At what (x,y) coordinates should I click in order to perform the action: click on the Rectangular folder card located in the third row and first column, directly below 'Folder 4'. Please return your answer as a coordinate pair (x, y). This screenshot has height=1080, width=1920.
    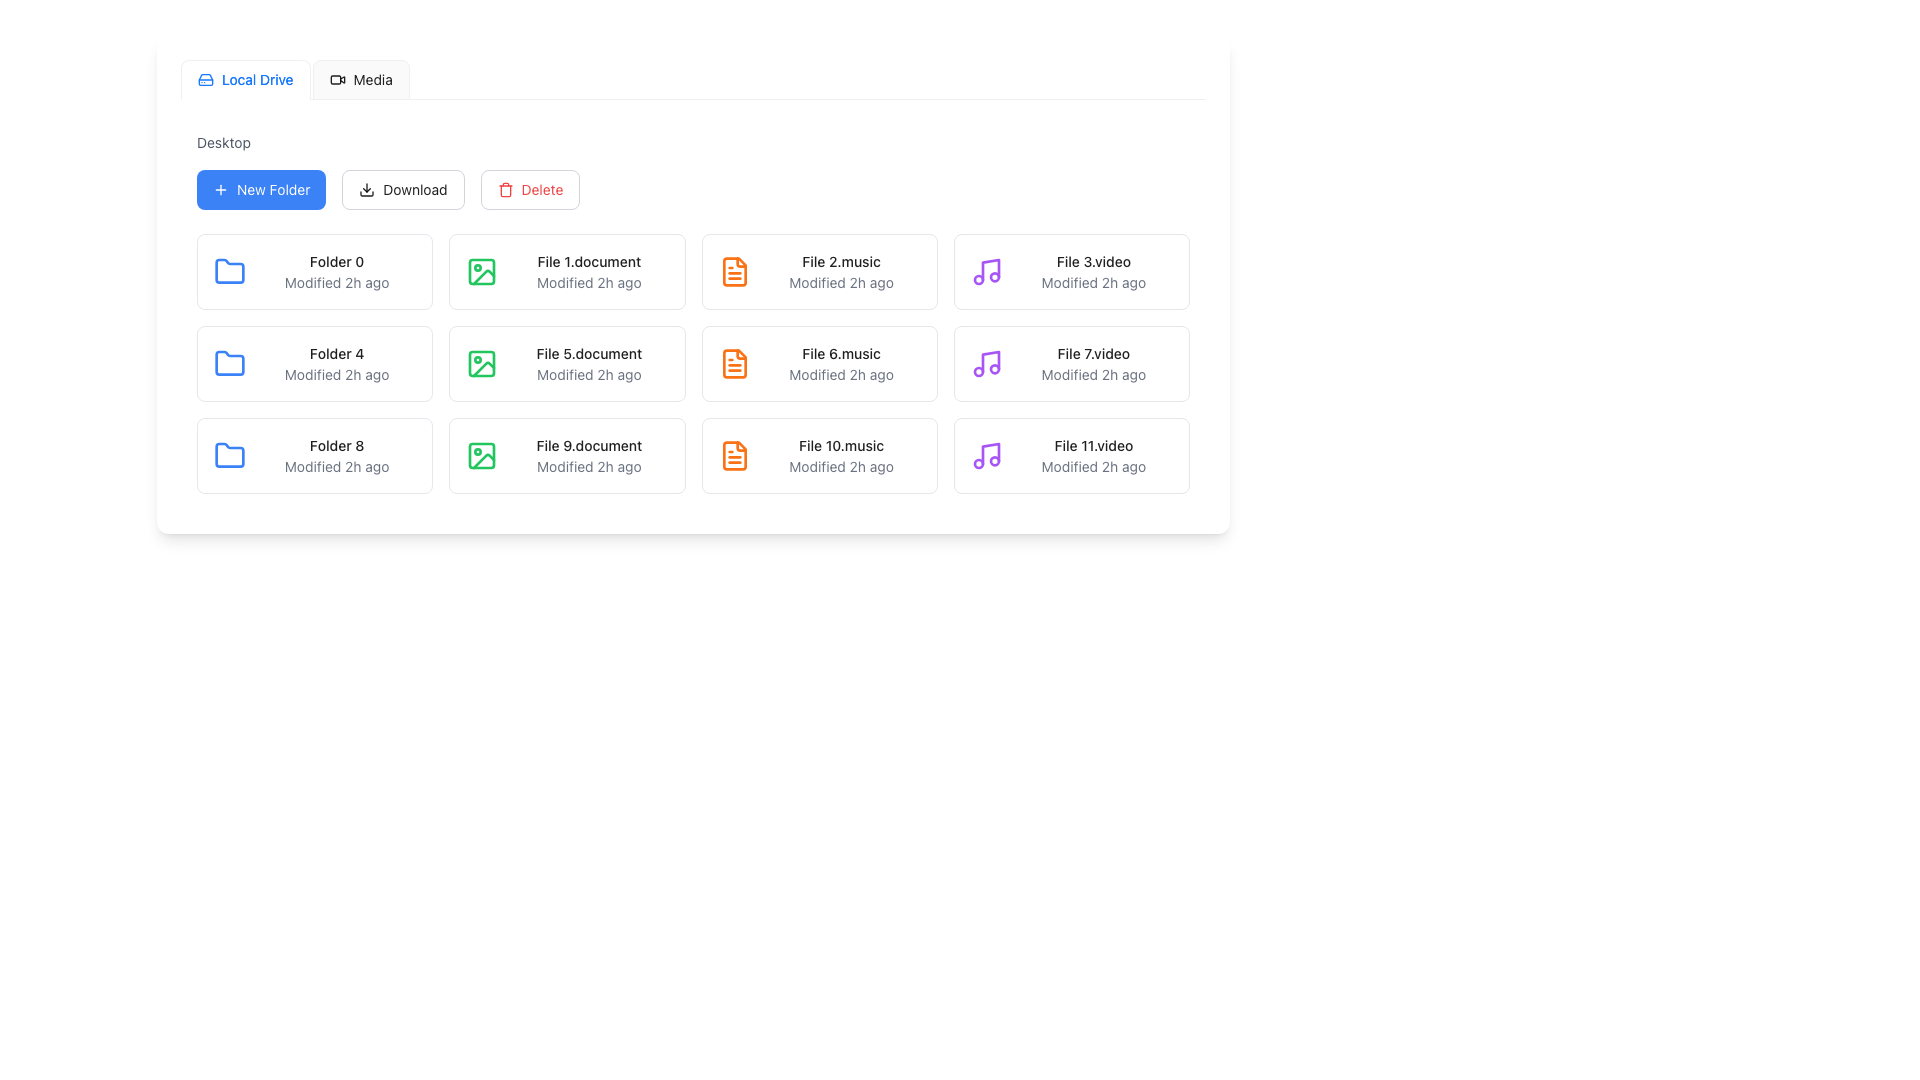
    Looking at the image, I should click on (314, 455).